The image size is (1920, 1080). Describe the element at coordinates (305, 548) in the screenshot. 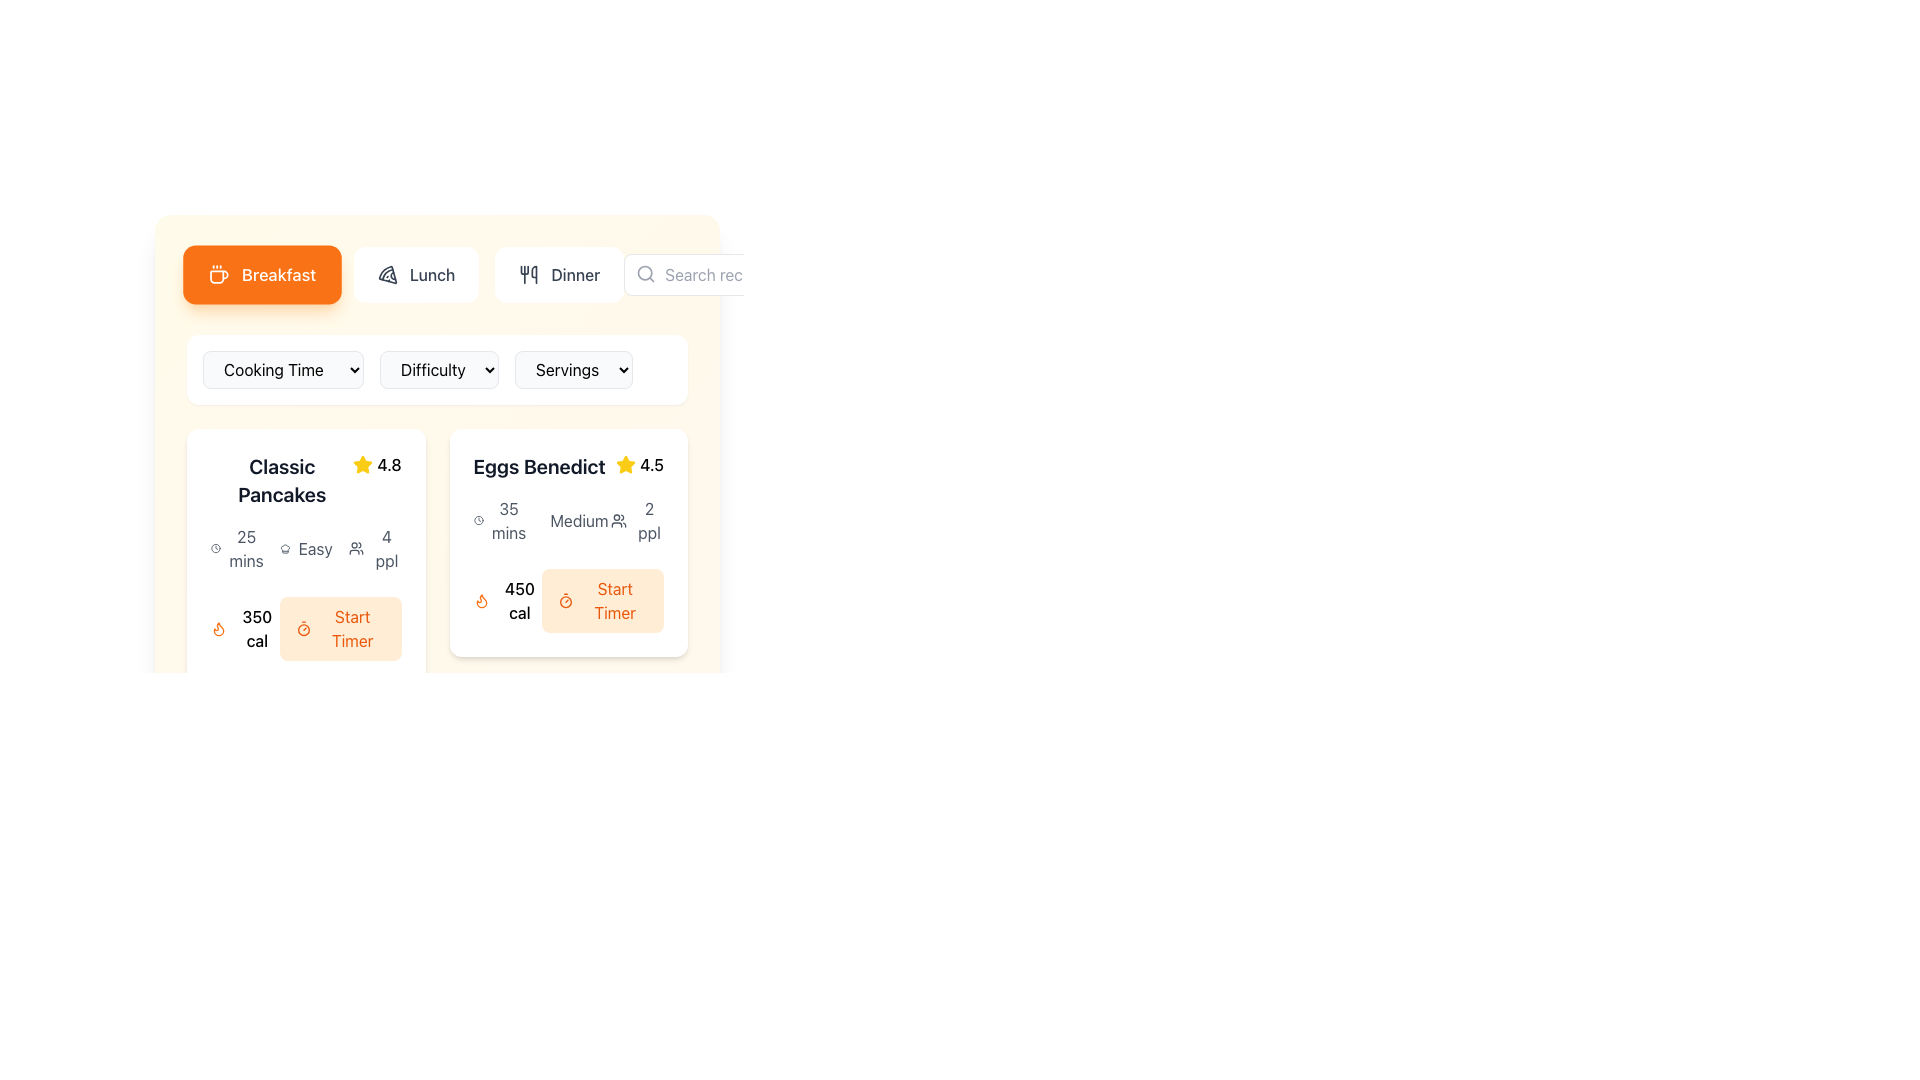

I see `the Information block displaying '25 mins', 'Easy', and '4 ppl' with their respective icons, located in the center row of the 'Classic Pancakes' card` at that location.